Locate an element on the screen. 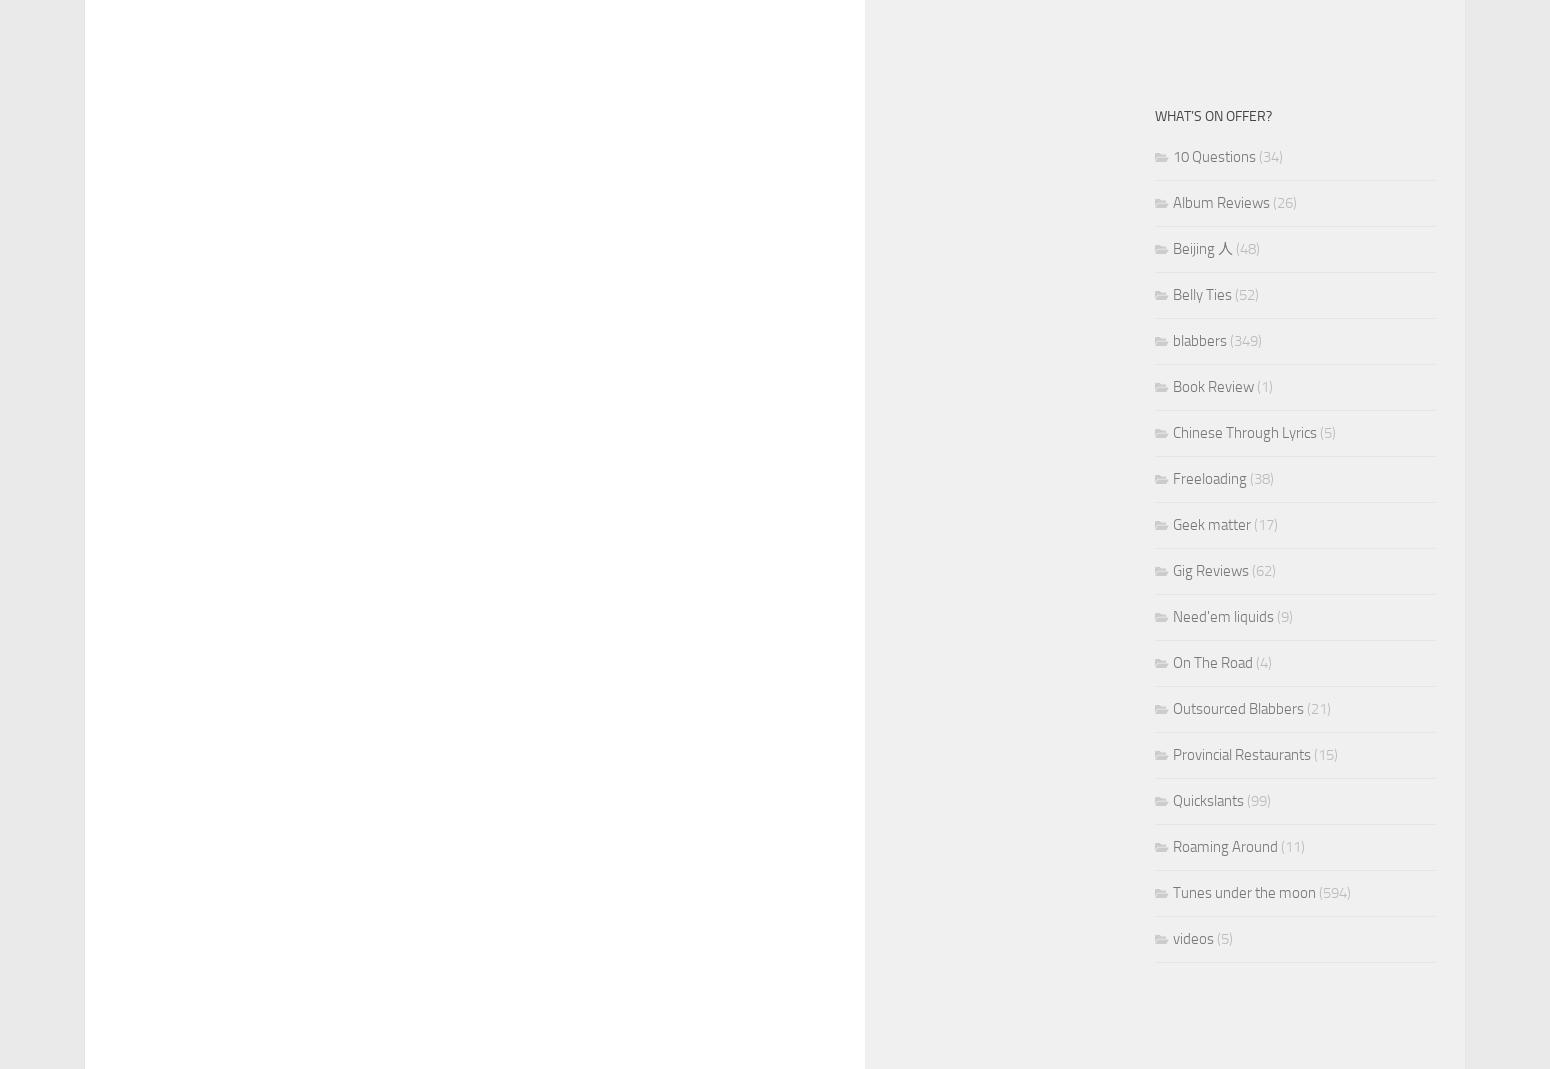  'Need'em liquids' is located at coordinates (1223, 617).